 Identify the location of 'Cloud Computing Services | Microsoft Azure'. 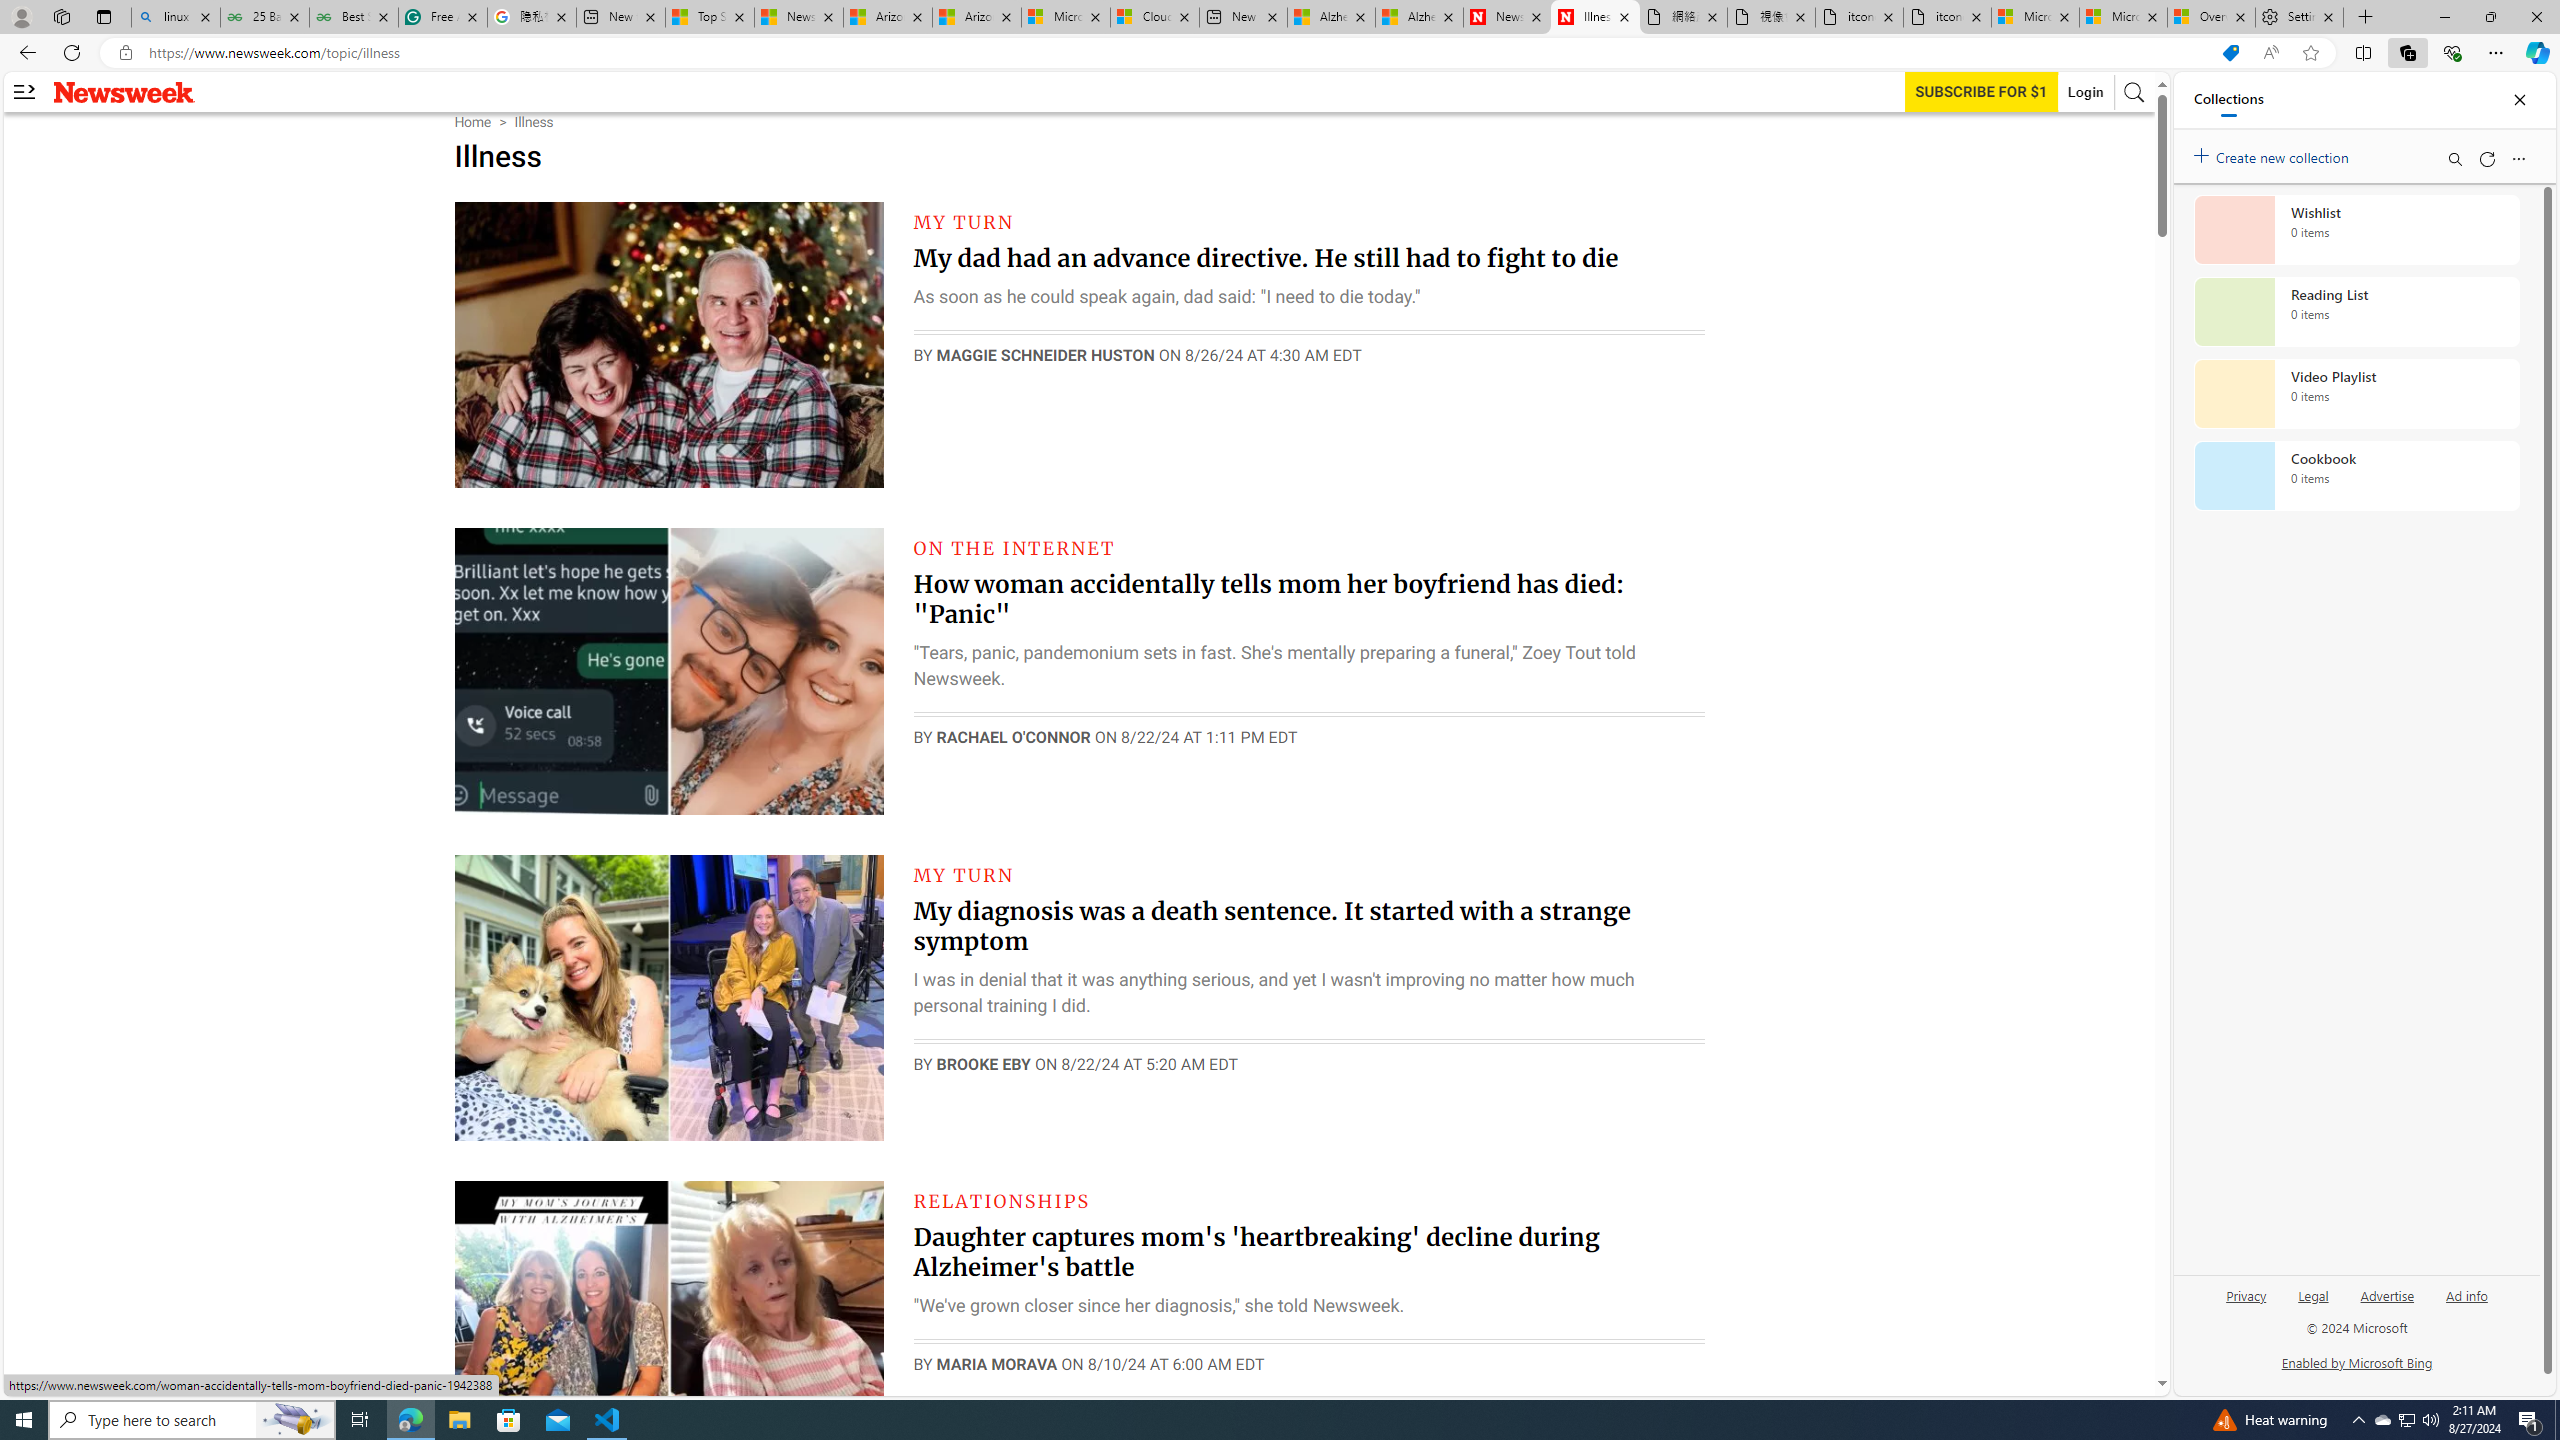
(1153, 16).